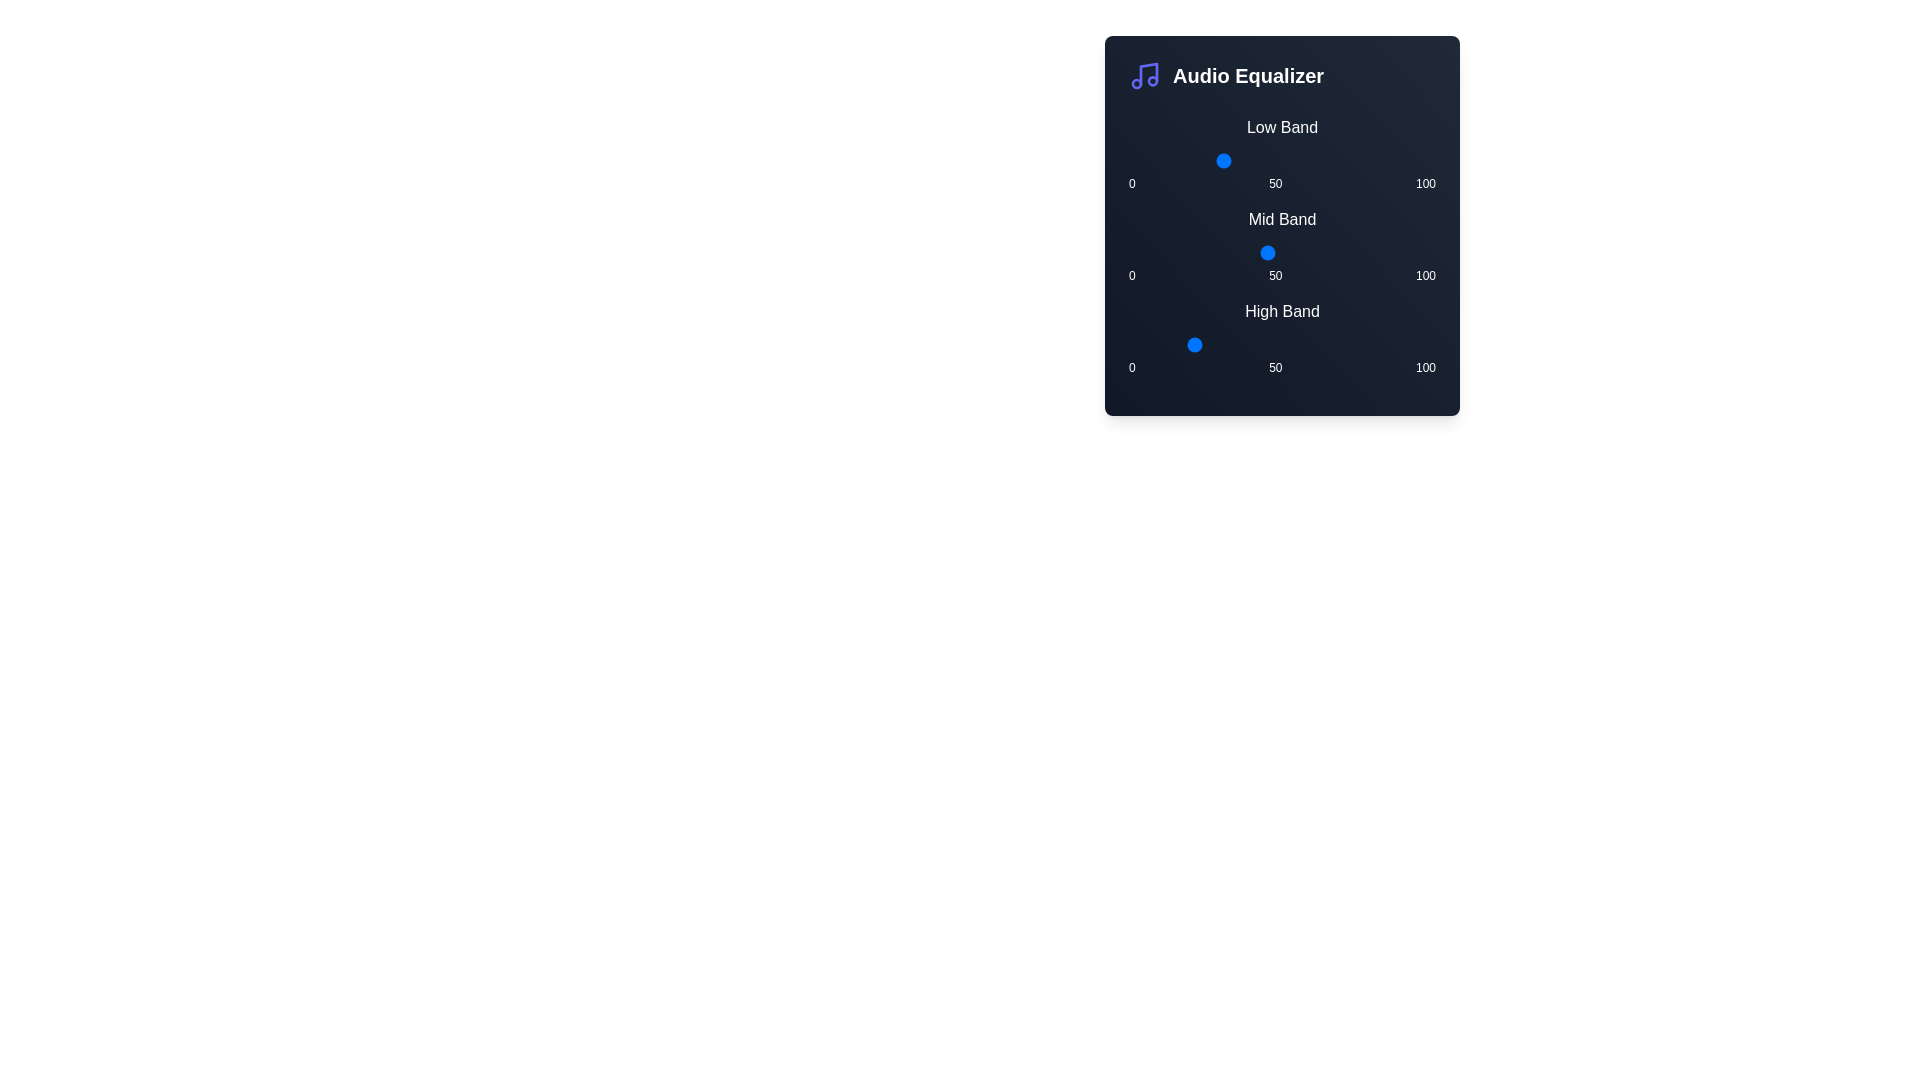 This screenshot has width=1920, height=1080. I want to click on the Mid Band slider to set its value to 42, so click(1256, 252).